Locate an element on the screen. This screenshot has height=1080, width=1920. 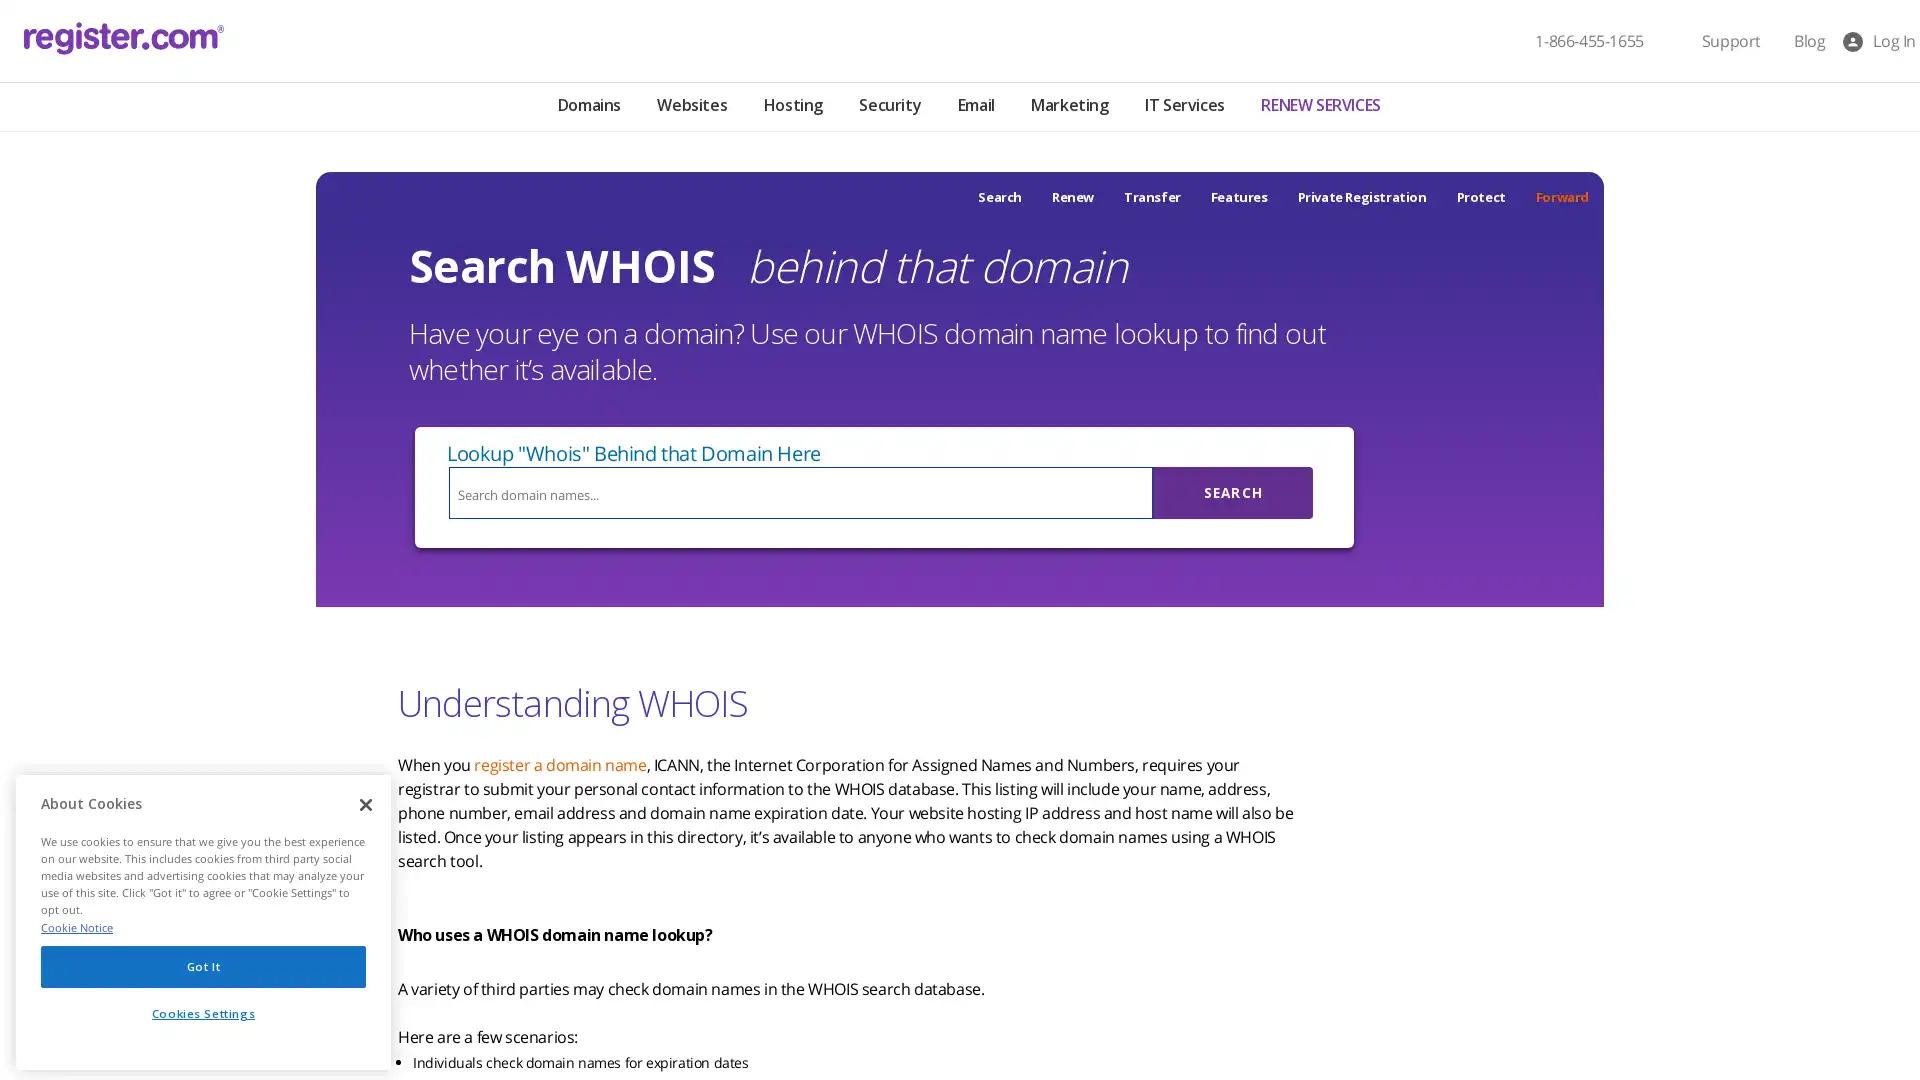
Websites is located at coordinates (691, 107).